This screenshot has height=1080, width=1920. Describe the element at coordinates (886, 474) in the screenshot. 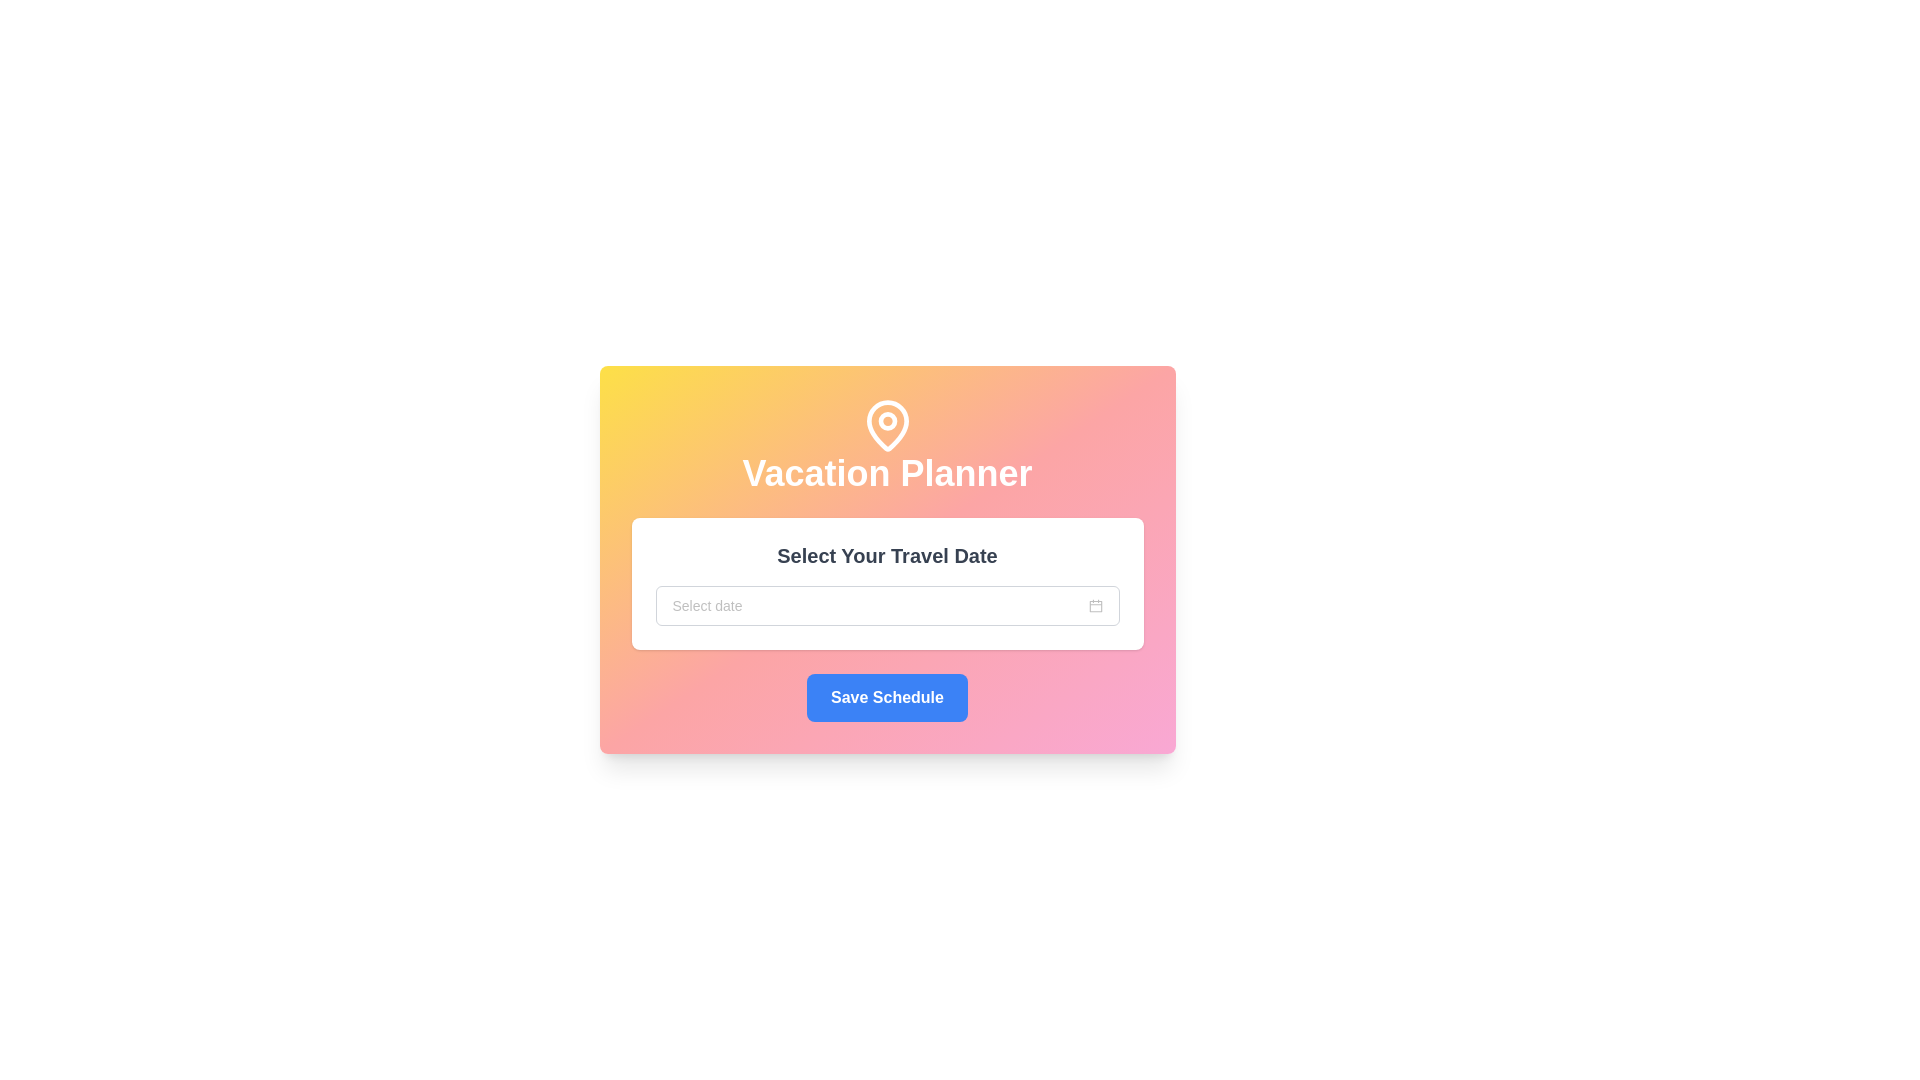

I see `the text label that identifies the purpose of the interface as a planner for vacations and trips, located at the center-top of the card, directly below the map pin icon` at that location.